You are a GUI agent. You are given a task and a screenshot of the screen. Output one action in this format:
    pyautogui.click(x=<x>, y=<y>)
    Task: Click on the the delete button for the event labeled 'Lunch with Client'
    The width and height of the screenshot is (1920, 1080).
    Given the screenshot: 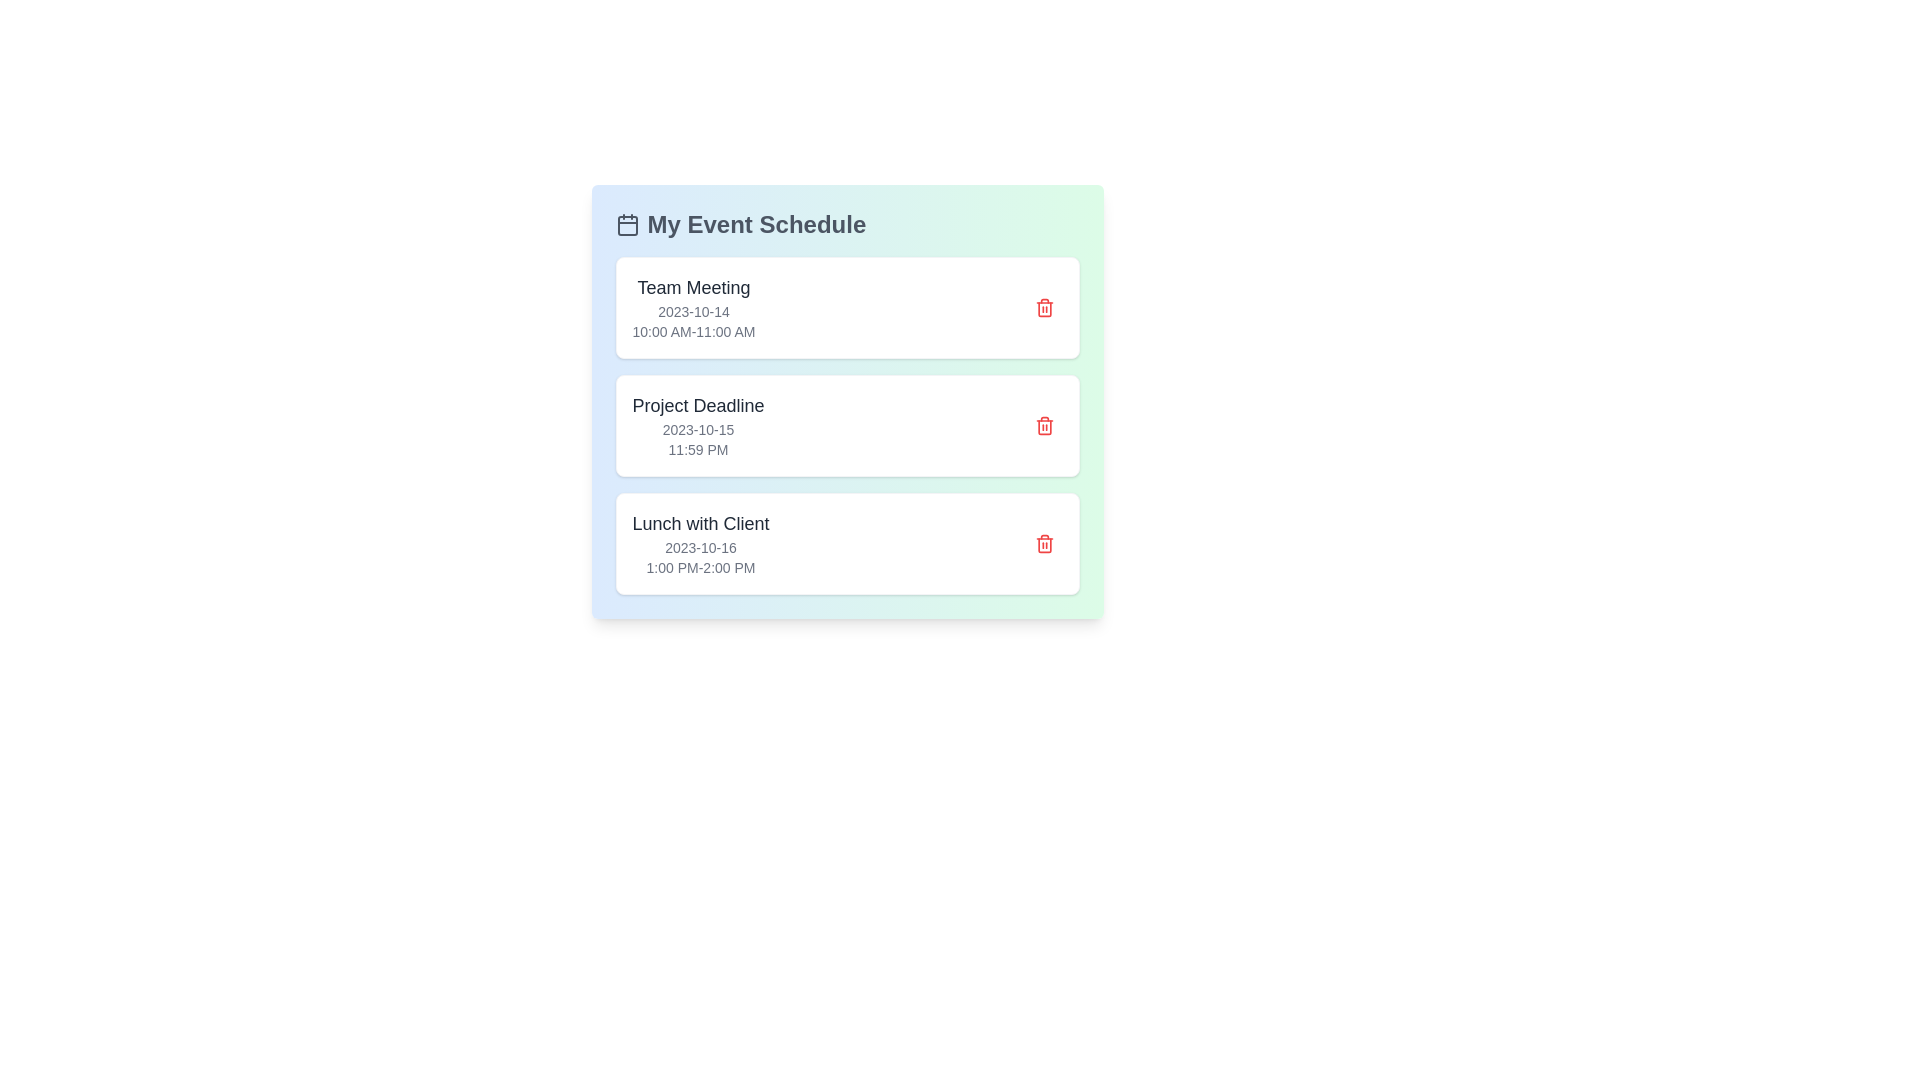 What is the action you would take?
    pyautogui.click(x=1043, y=543)
    